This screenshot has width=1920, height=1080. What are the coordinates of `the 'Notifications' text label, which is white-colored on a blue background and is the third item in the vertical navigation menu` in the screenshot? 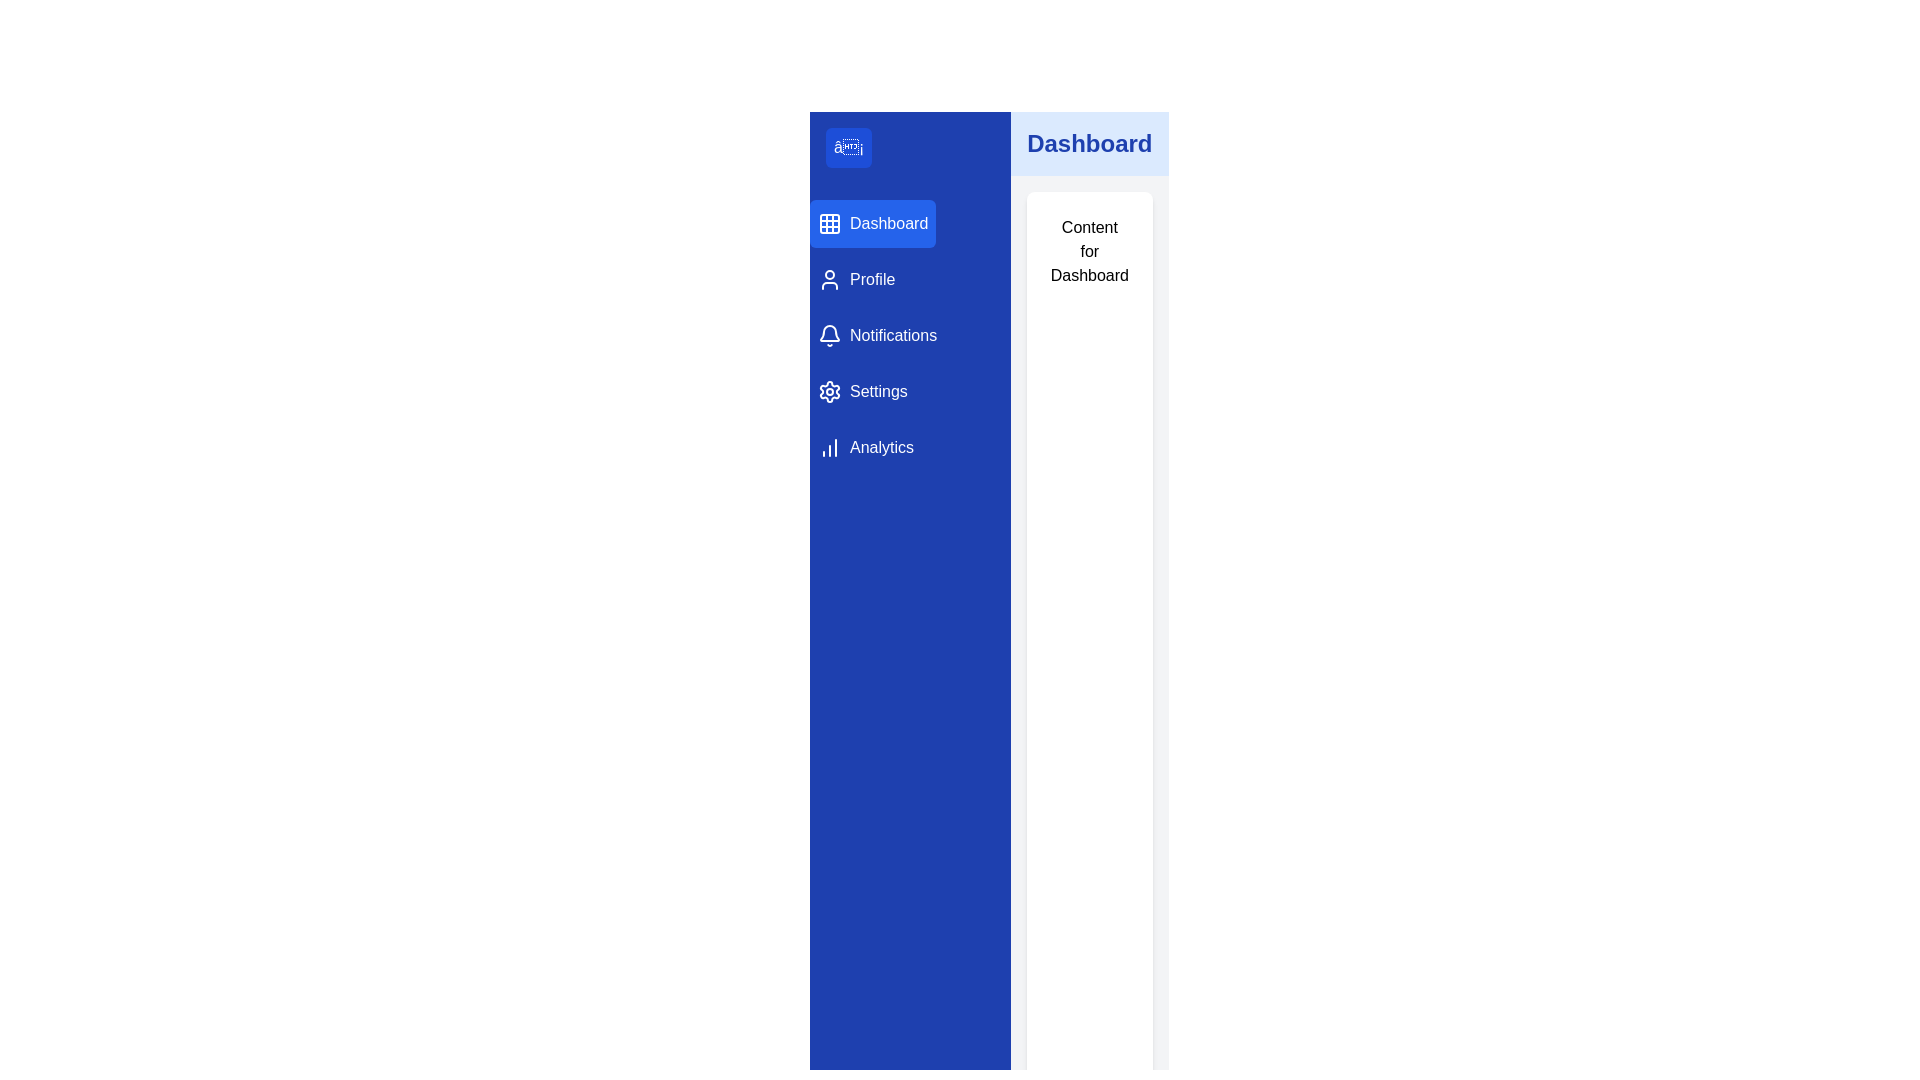 It's located at (892, 334).